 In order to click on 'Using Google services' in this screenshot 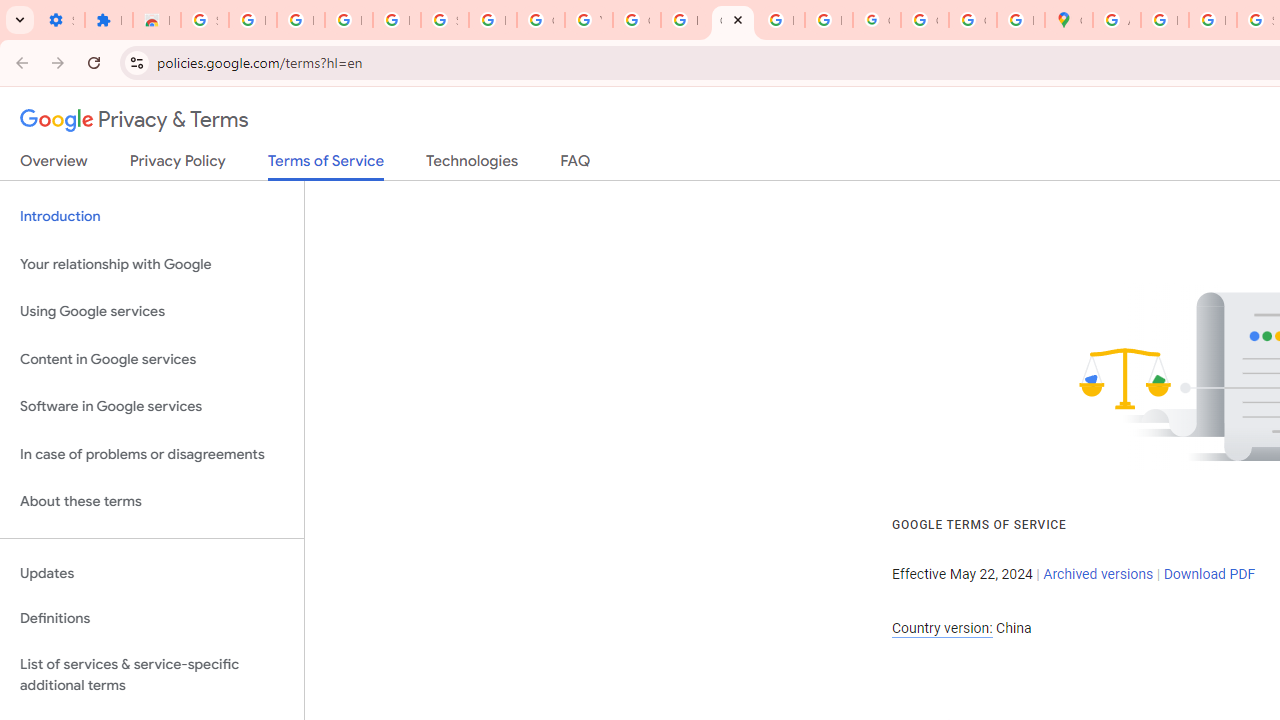, I will do `click(151, 312)`.